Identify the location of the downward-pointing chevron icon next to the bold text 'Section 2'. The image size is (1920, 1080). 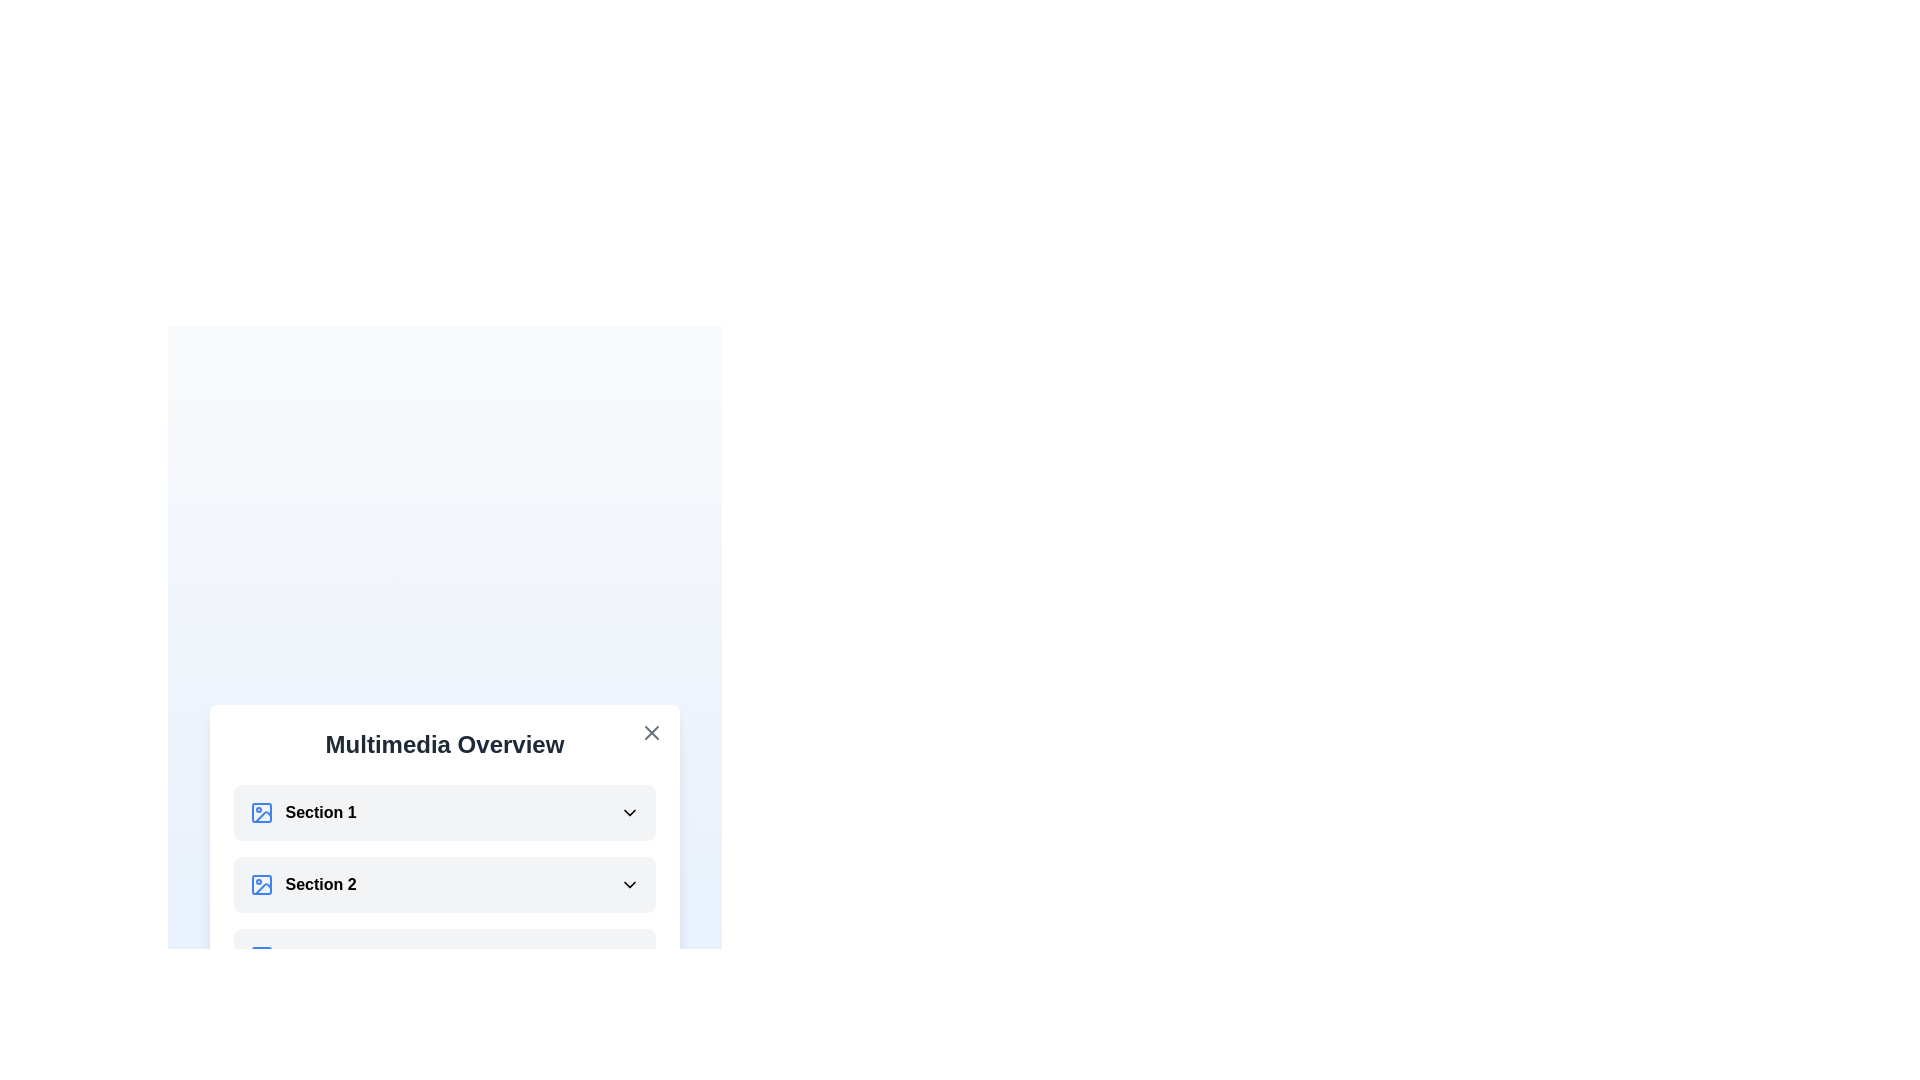
(629, 883).